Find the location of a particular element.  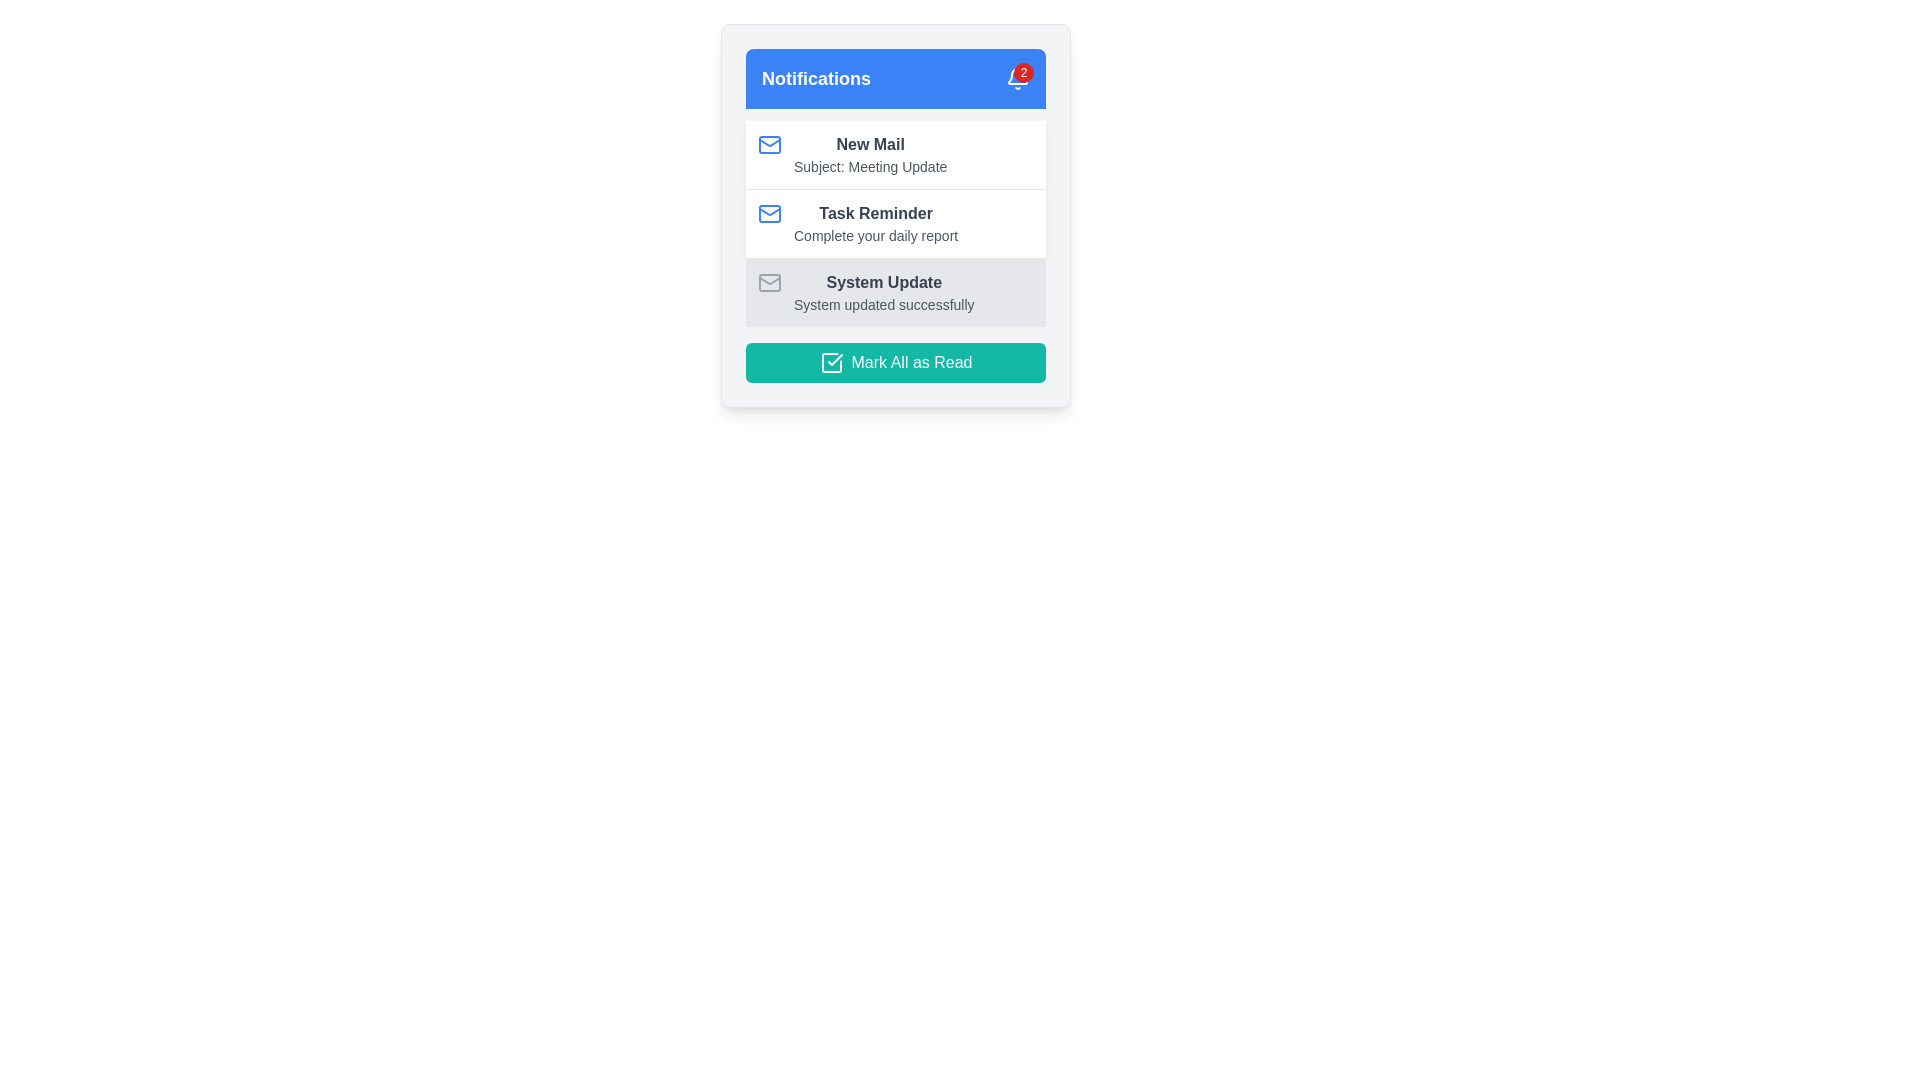

the second notification item in the notification panel, which summarizes a task reminder is located at coordinates (876, 223).